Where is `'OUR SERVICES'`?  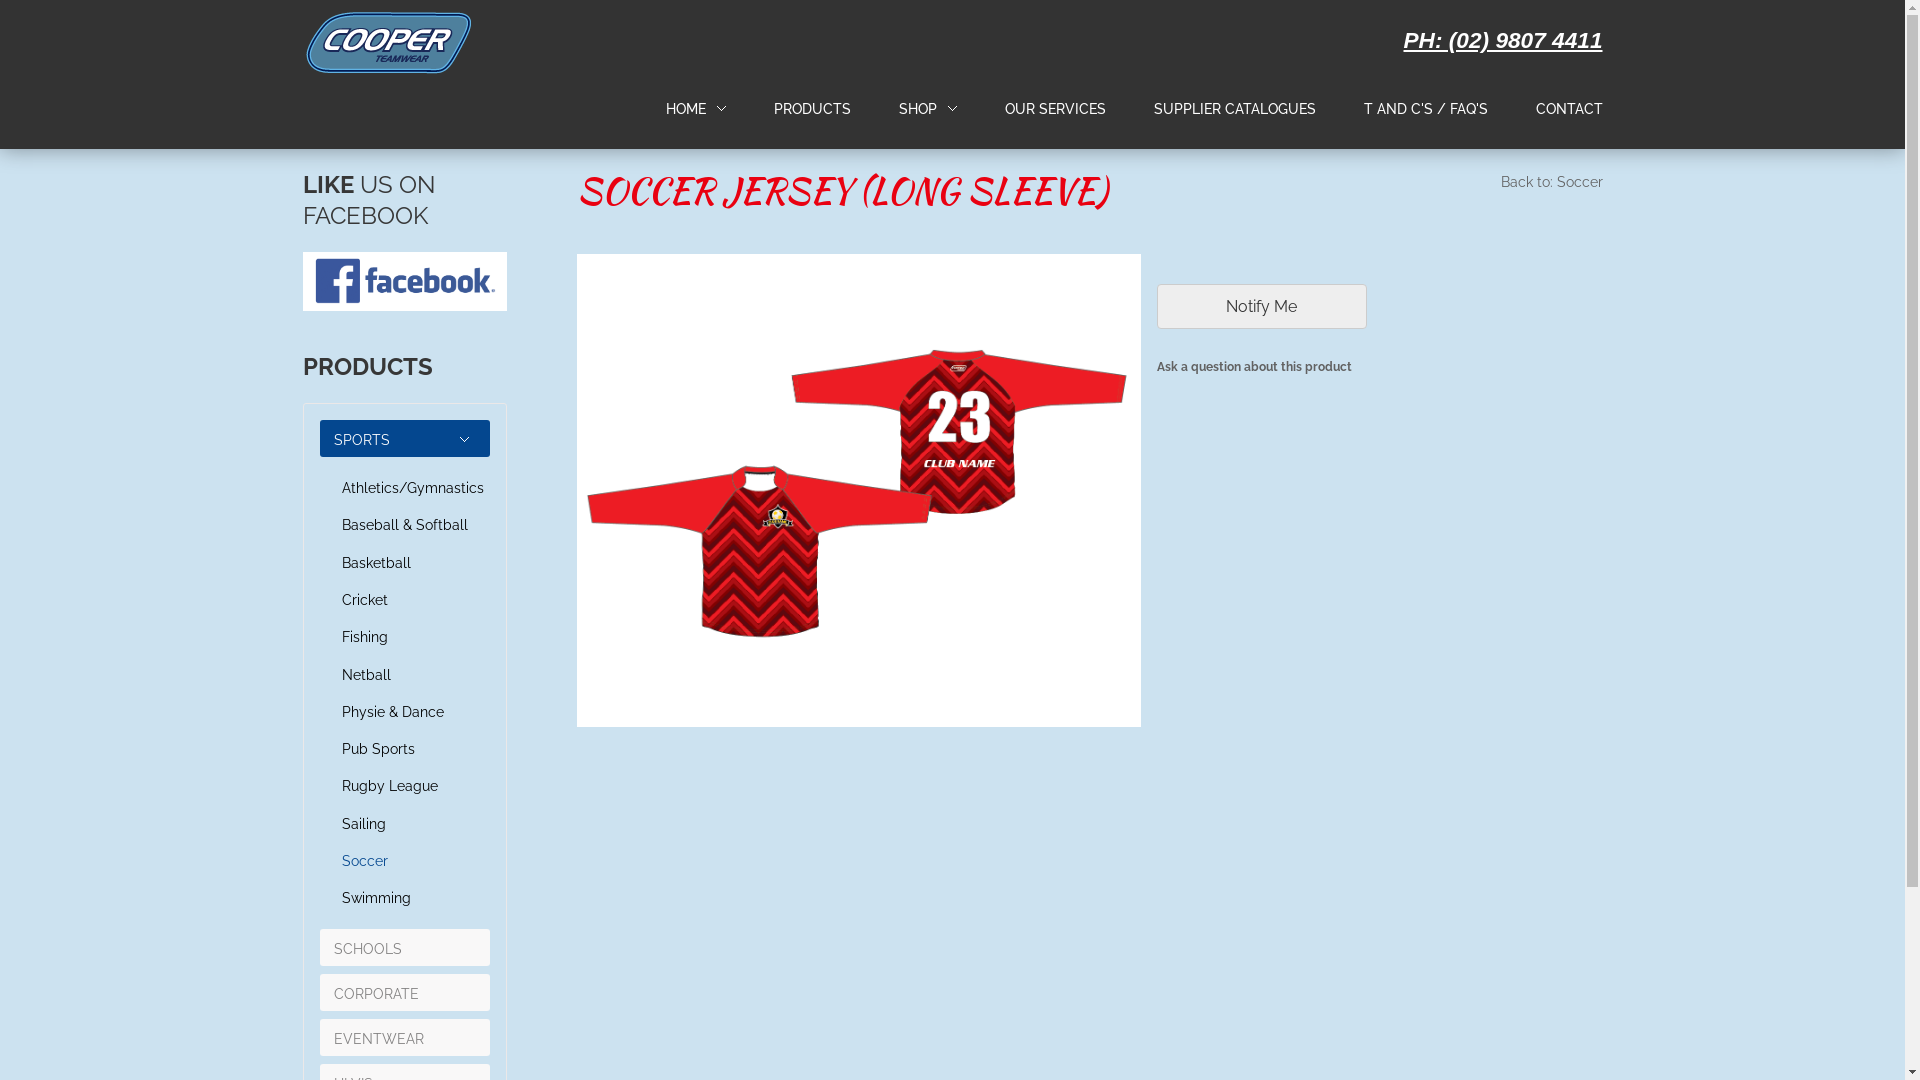
'OUR SERVICES' is located at coordinates (1003, 108).